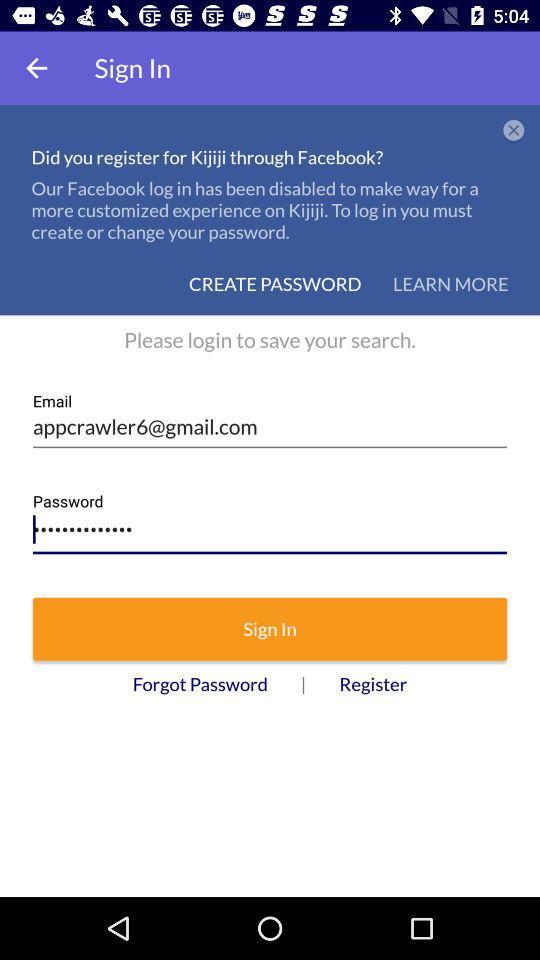 The image size is (540, 960). What do you see at coordinates (270, 419) in the screenshot?
I see `item below please login to item` at bounding box center [270, 419].